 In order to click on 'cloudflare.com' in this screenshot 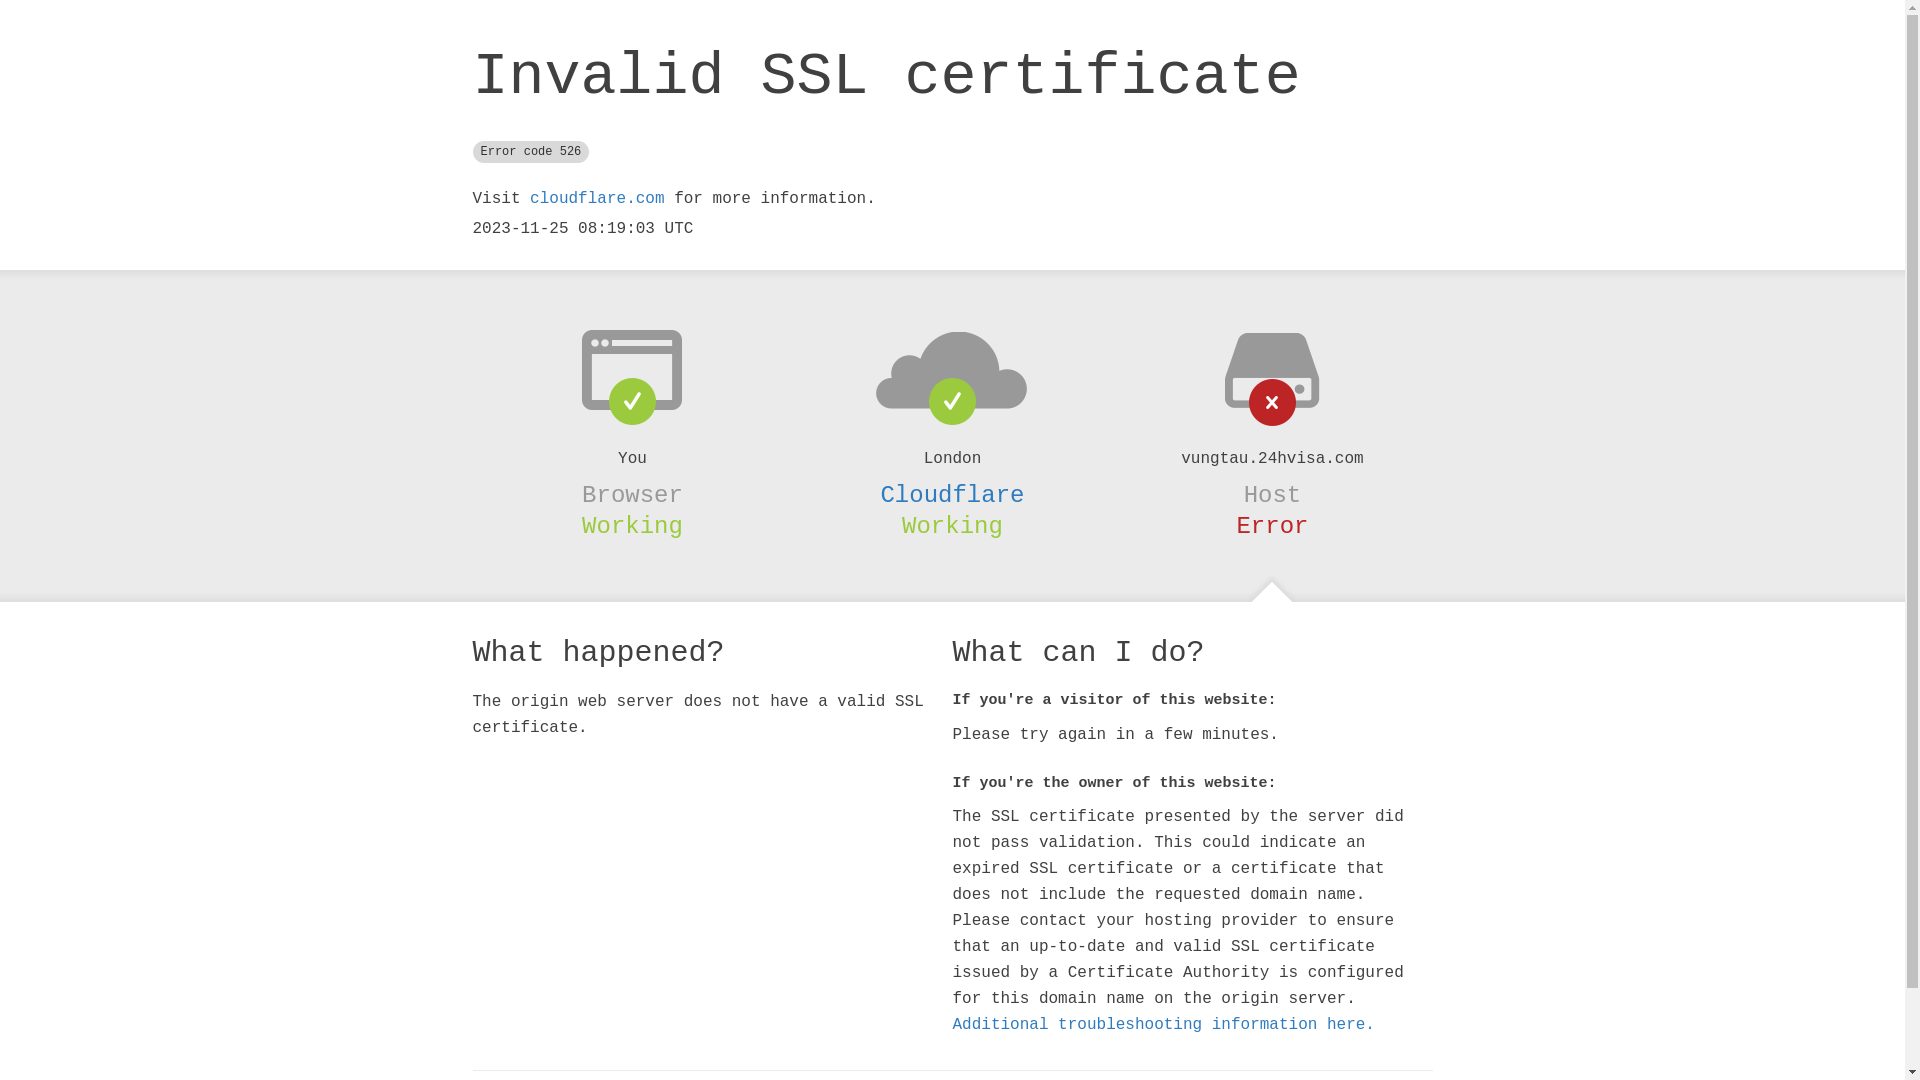, I will do `click(595, 199)`.